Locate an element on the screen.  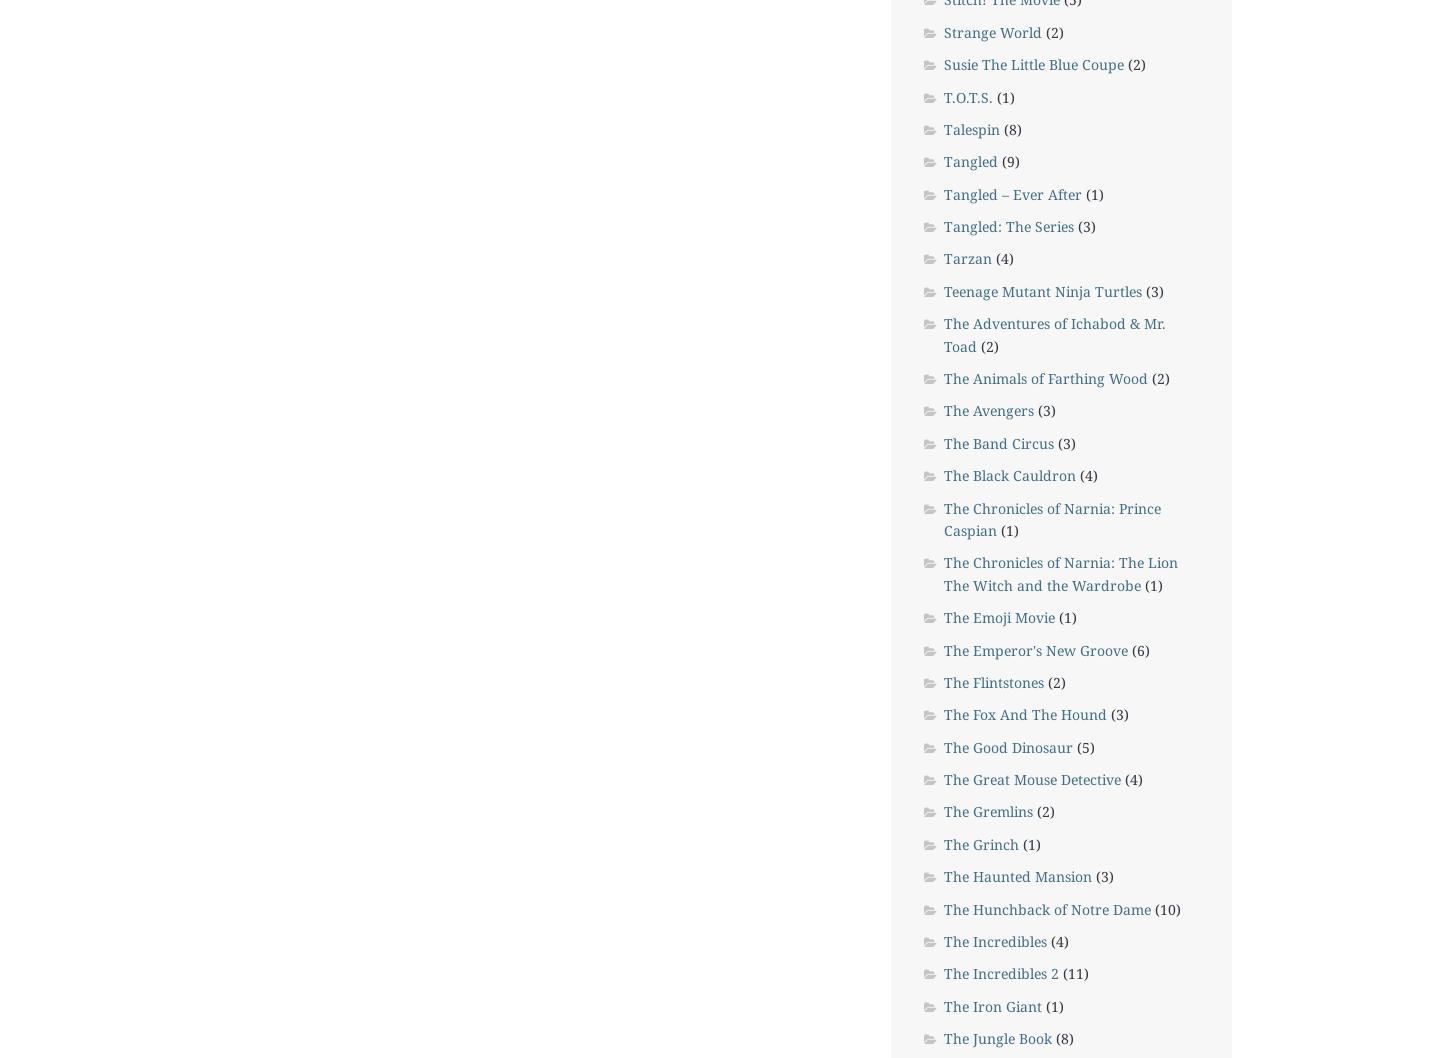
'The Great Mouse Detective' is located at coordinates (943, 779).